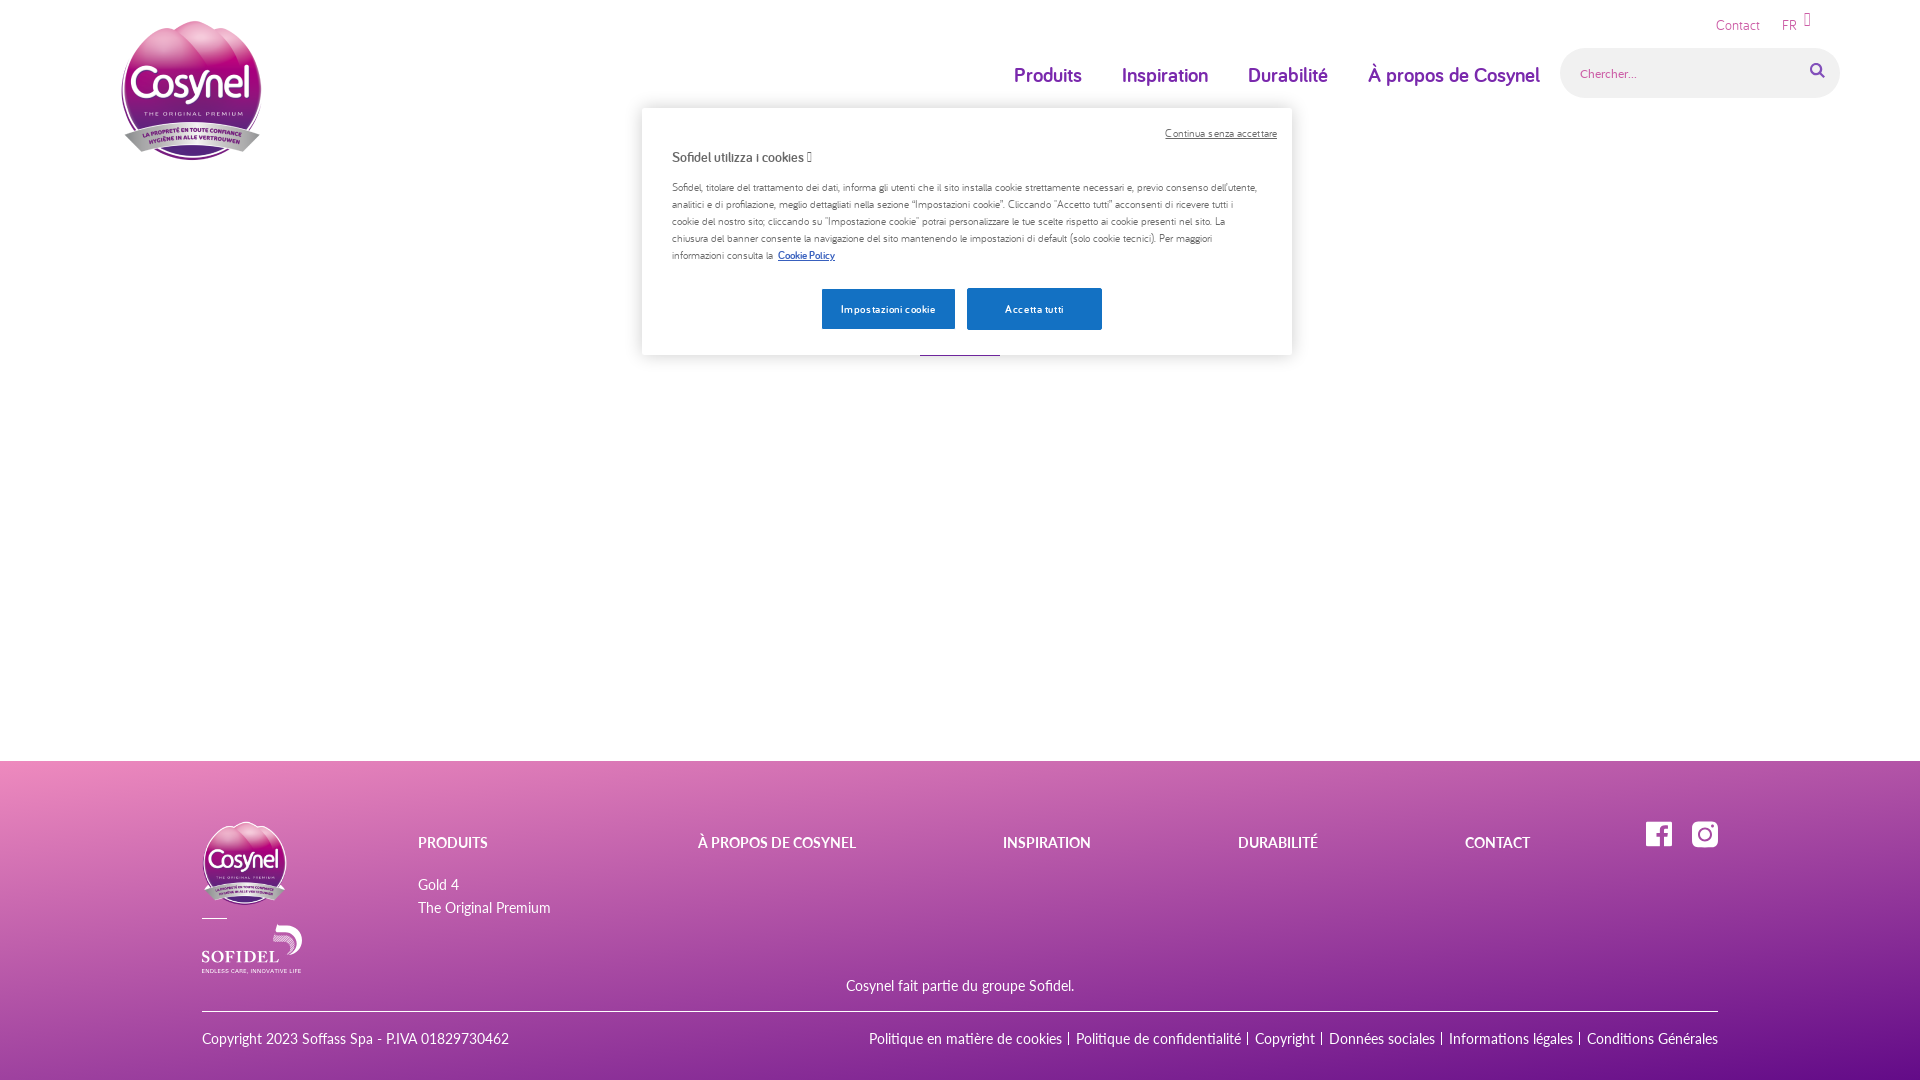 The width and height of the screenshot is (1920, 1080). I want to click on 'Inspiration', so click(1165, 73).